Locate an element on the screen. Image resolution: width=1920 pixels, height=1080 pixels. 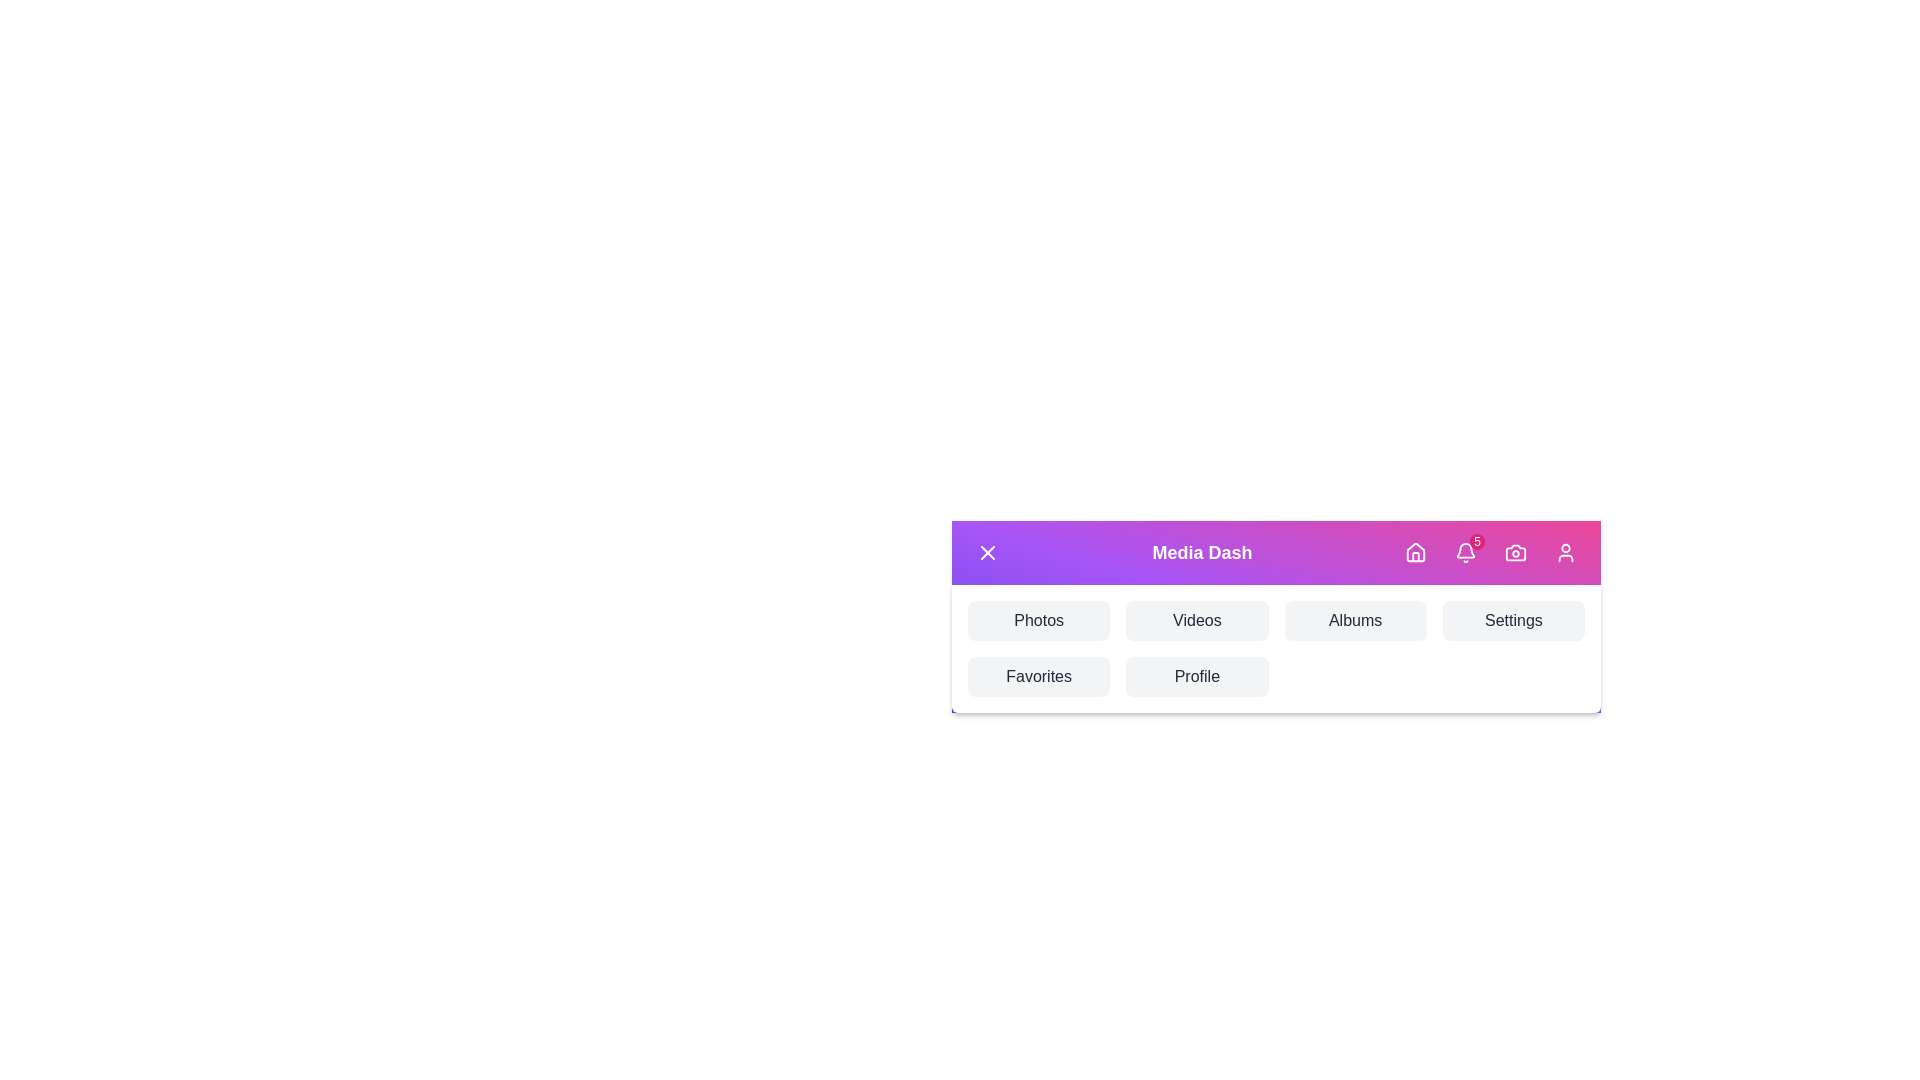
the navigation button labeled Photos to navigate to the respective section is located at coordinates (1039, 620).